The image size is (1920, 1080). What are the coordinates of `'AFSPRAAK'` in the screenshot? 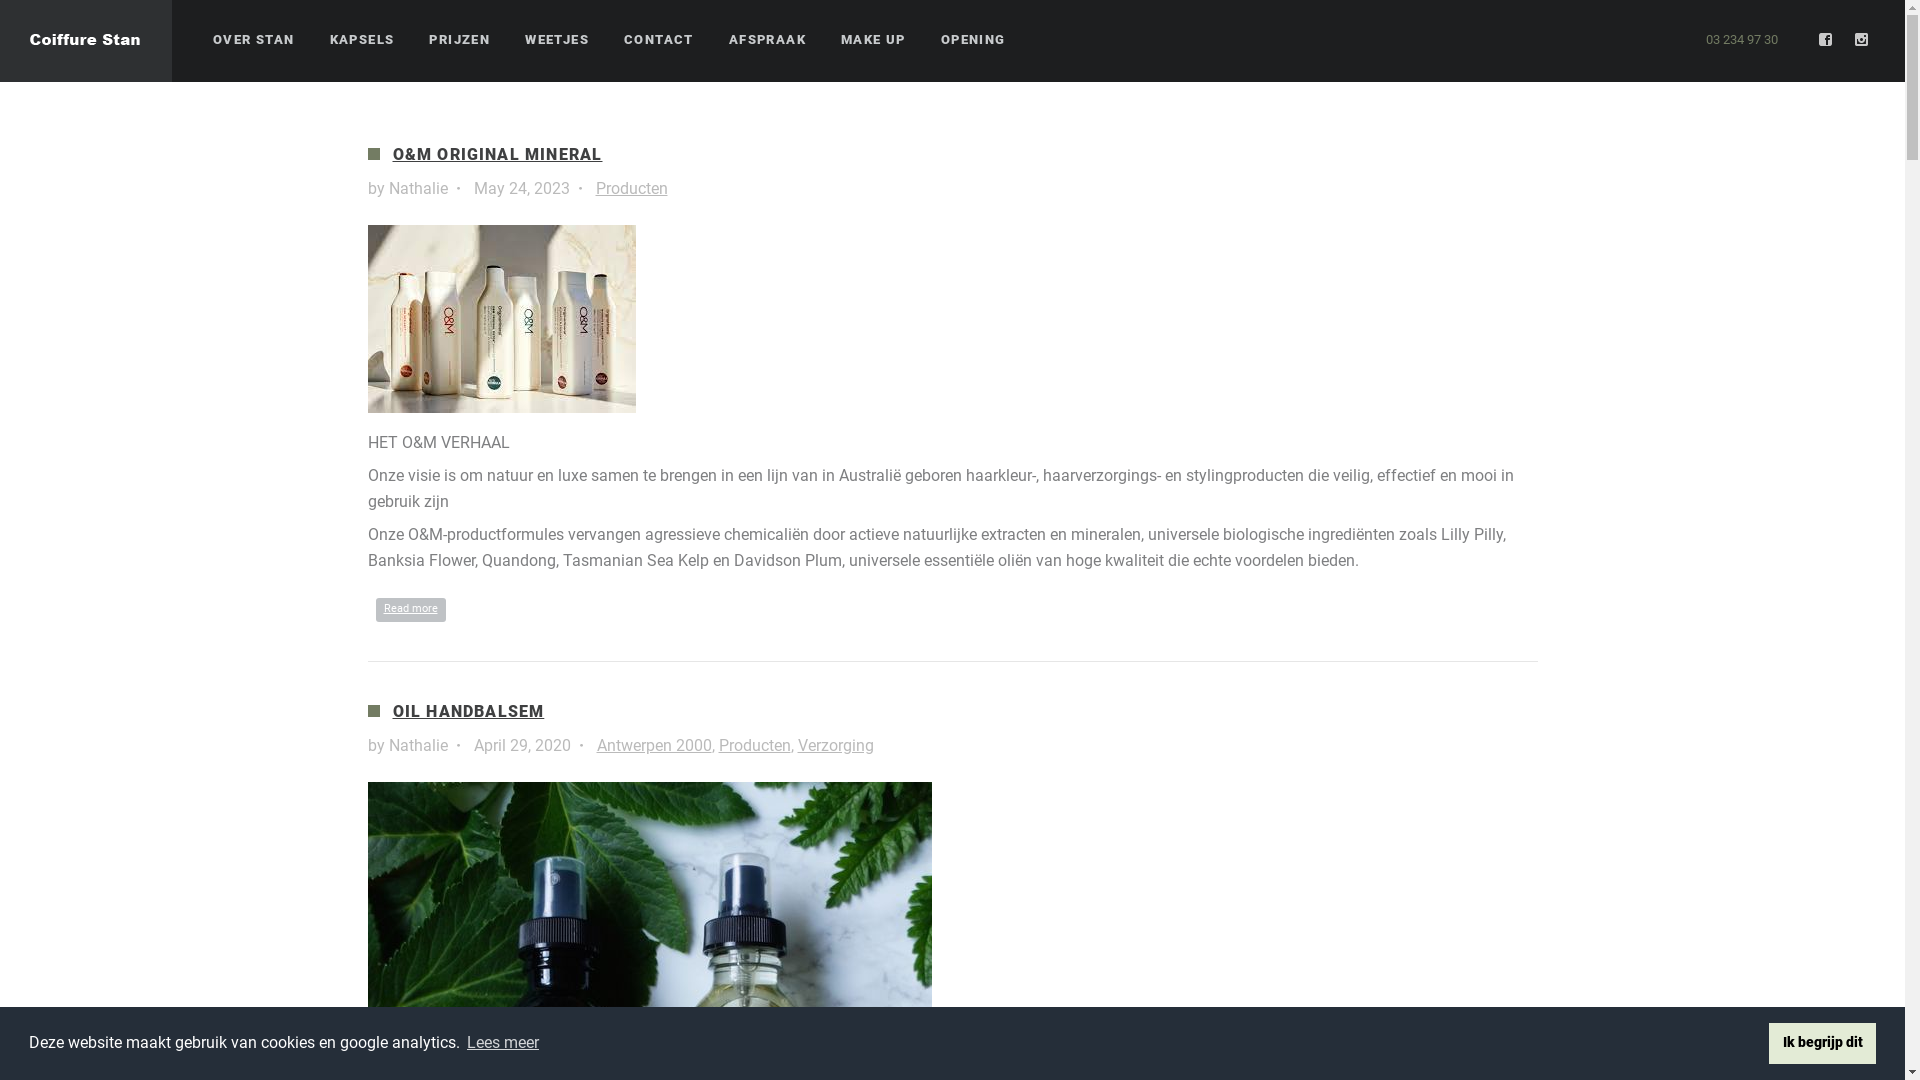 It's located at (728, 40).